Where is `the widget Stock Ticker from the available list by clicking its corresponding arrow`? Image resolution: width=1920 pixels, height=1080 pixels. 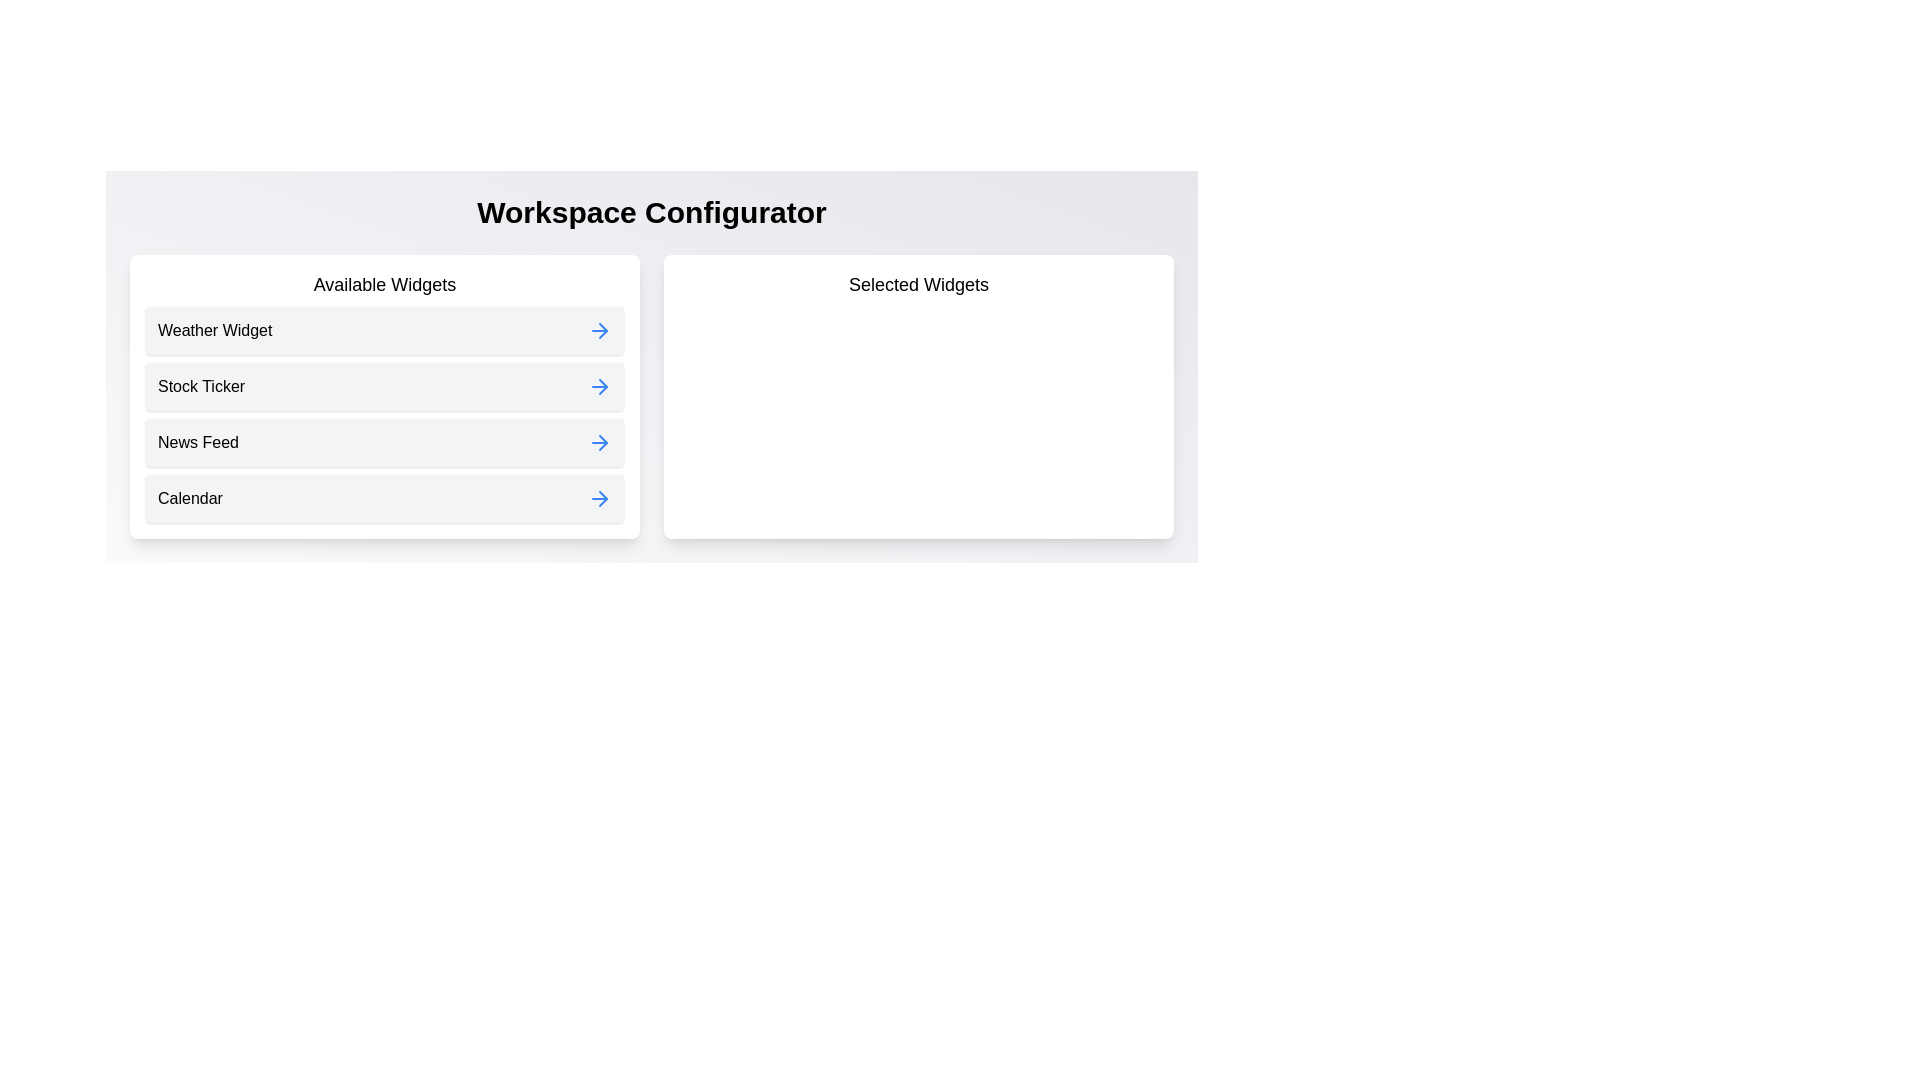 the widget Stock Ticker from the available list by clicking its corresponding arrow is located at coordinates (599, 386).